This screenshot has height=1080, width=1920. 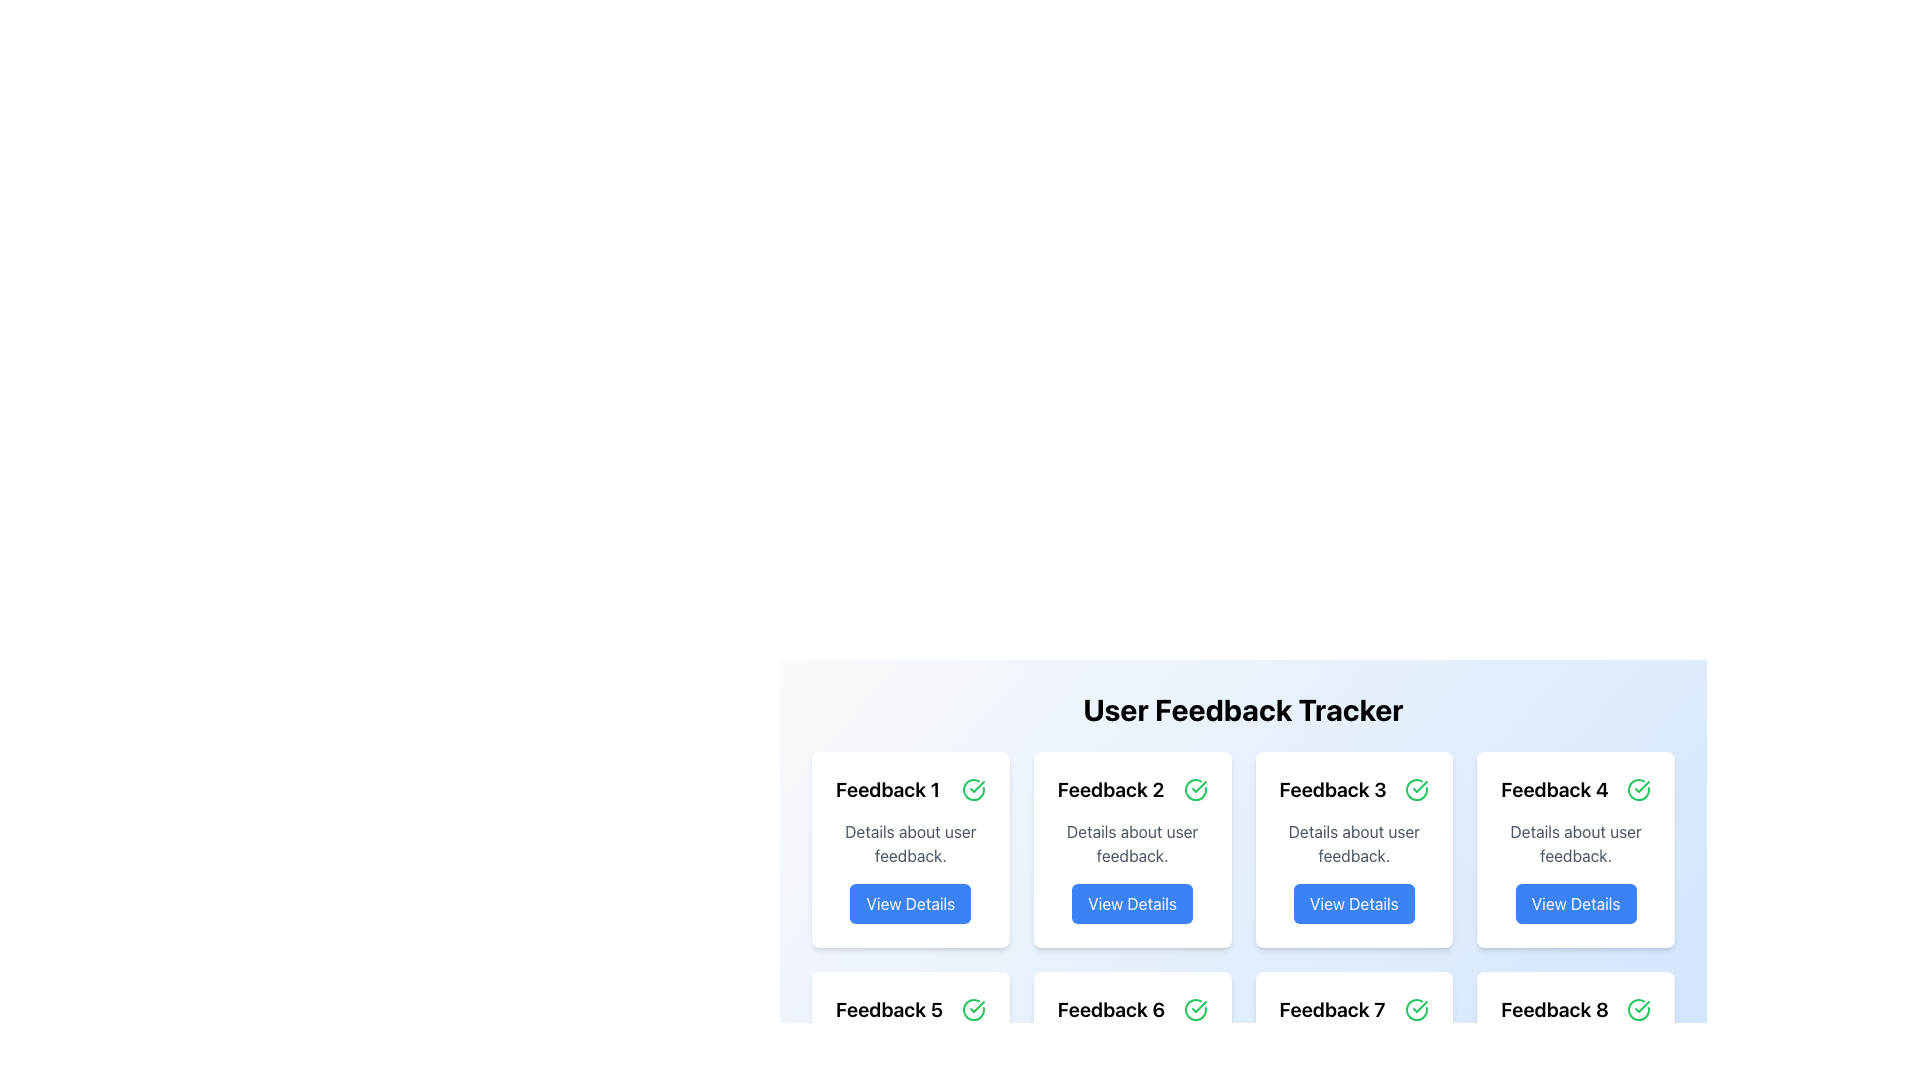 What do you see at coordinates (887, 789) in the screenshot?
I see `the 'Feedback 1' text label located in the top-left corner of the grid layout, which signifies a specific feedback entry` at bounding box center [887, 789].